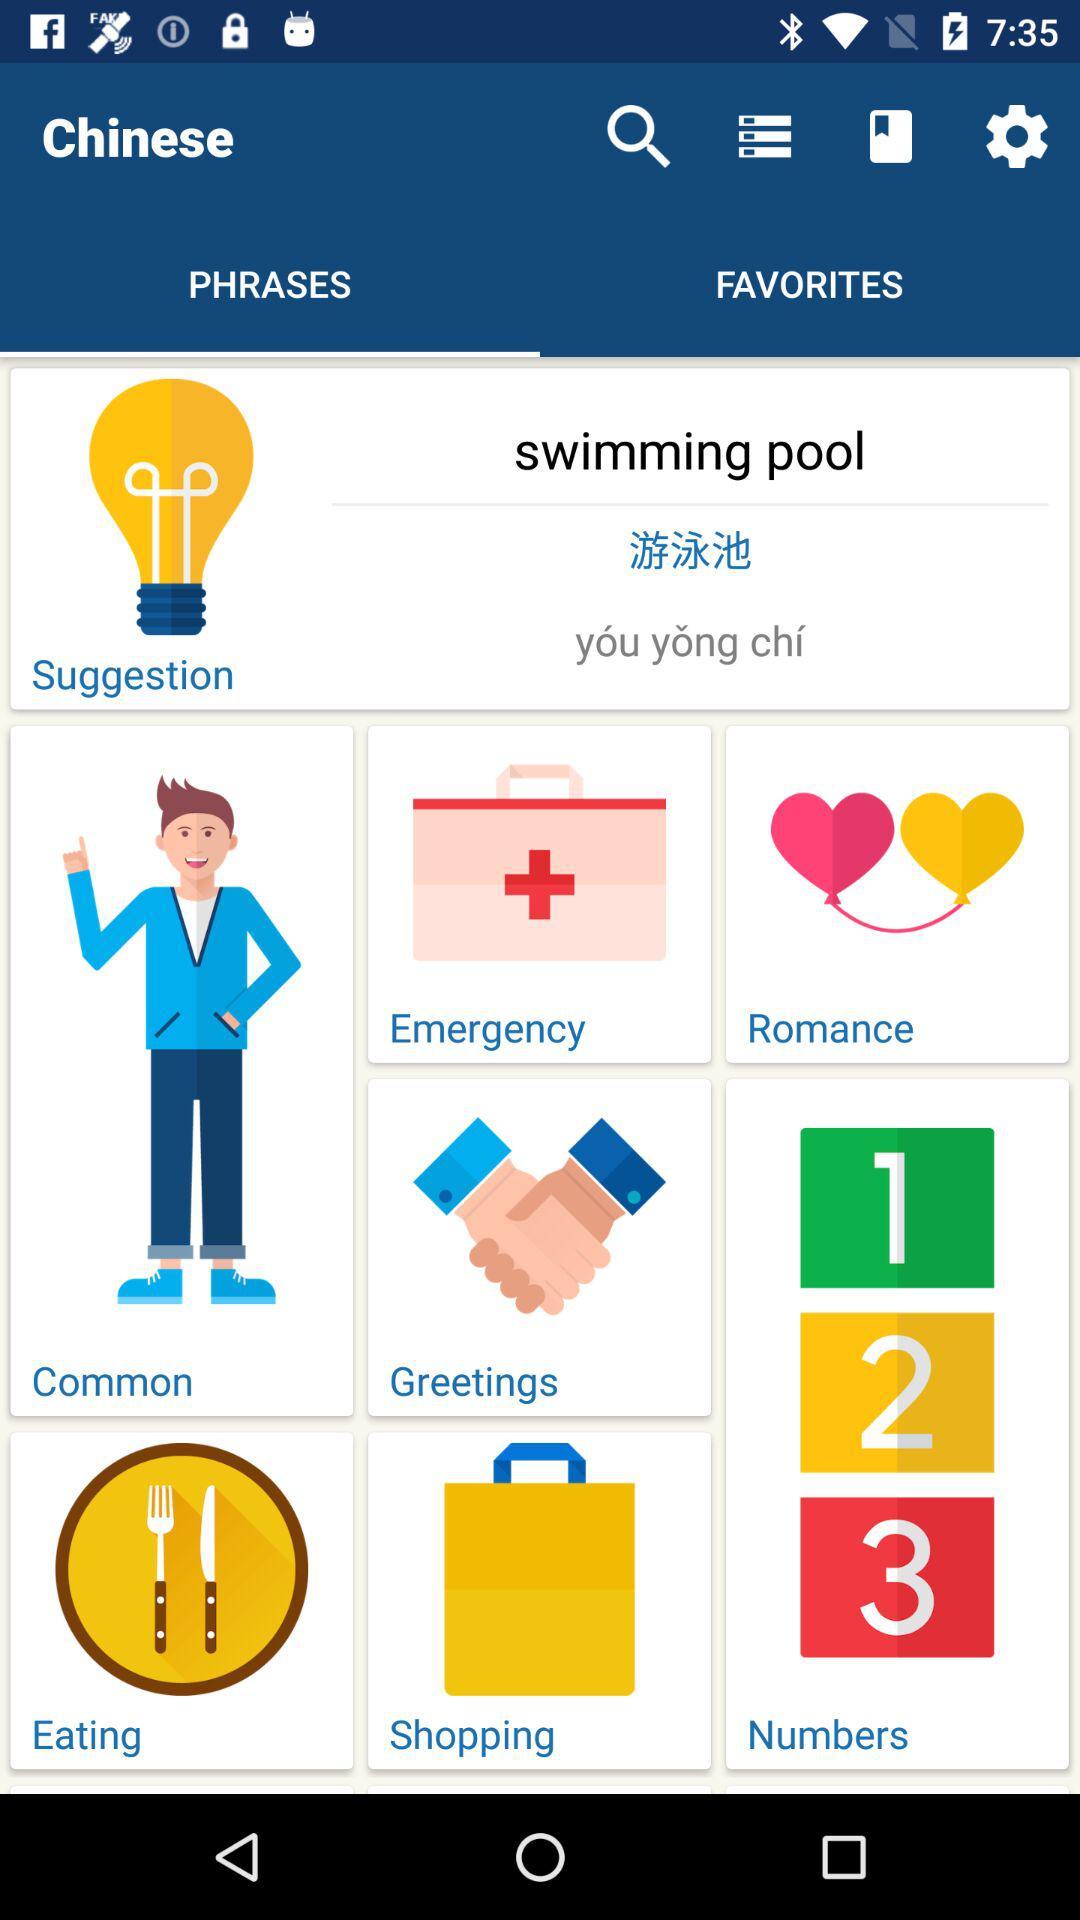 The height and width of the screenshot is (1920, 1080). I want to click on the icon above the swimming pool icon, so click(1017, 135).